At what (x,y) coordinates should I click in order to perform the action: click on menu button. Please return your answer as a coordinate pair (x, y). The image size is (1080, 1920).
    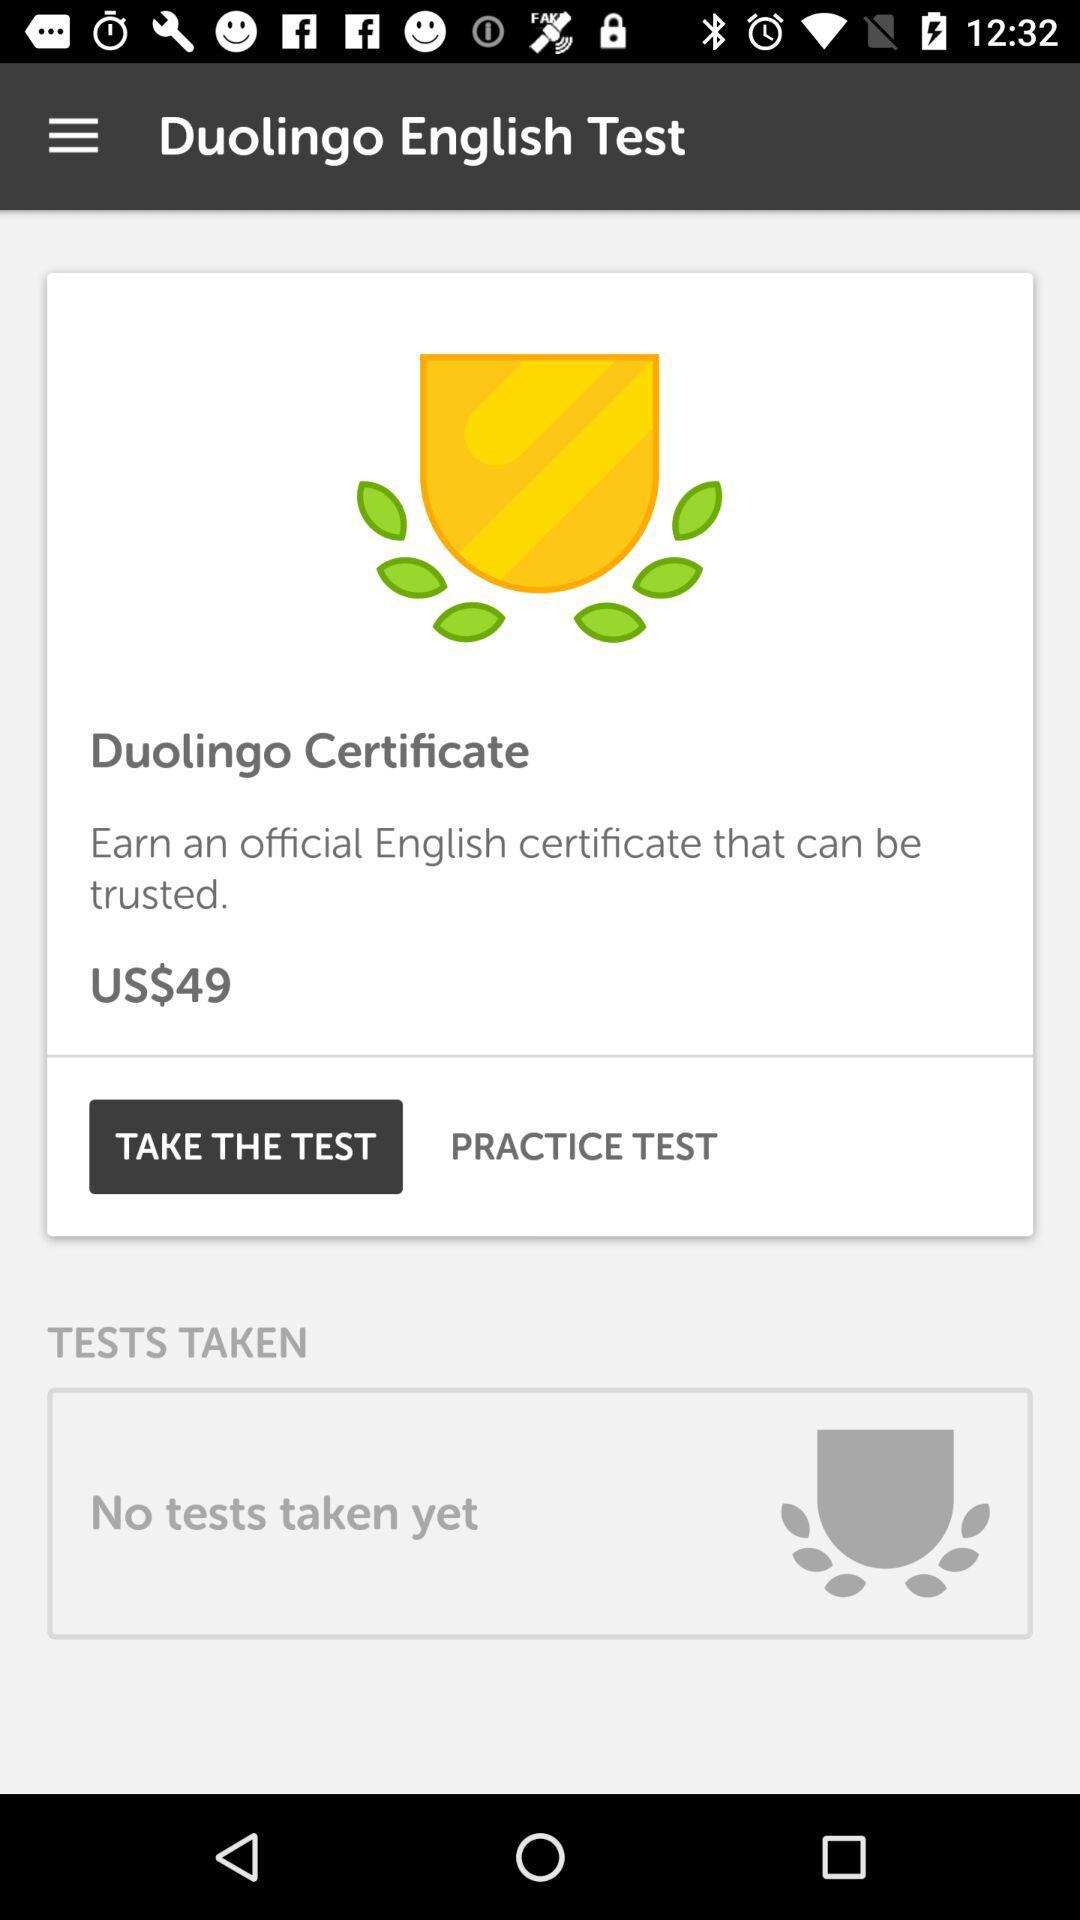
    Looking at the image, I should click on (72, 135).